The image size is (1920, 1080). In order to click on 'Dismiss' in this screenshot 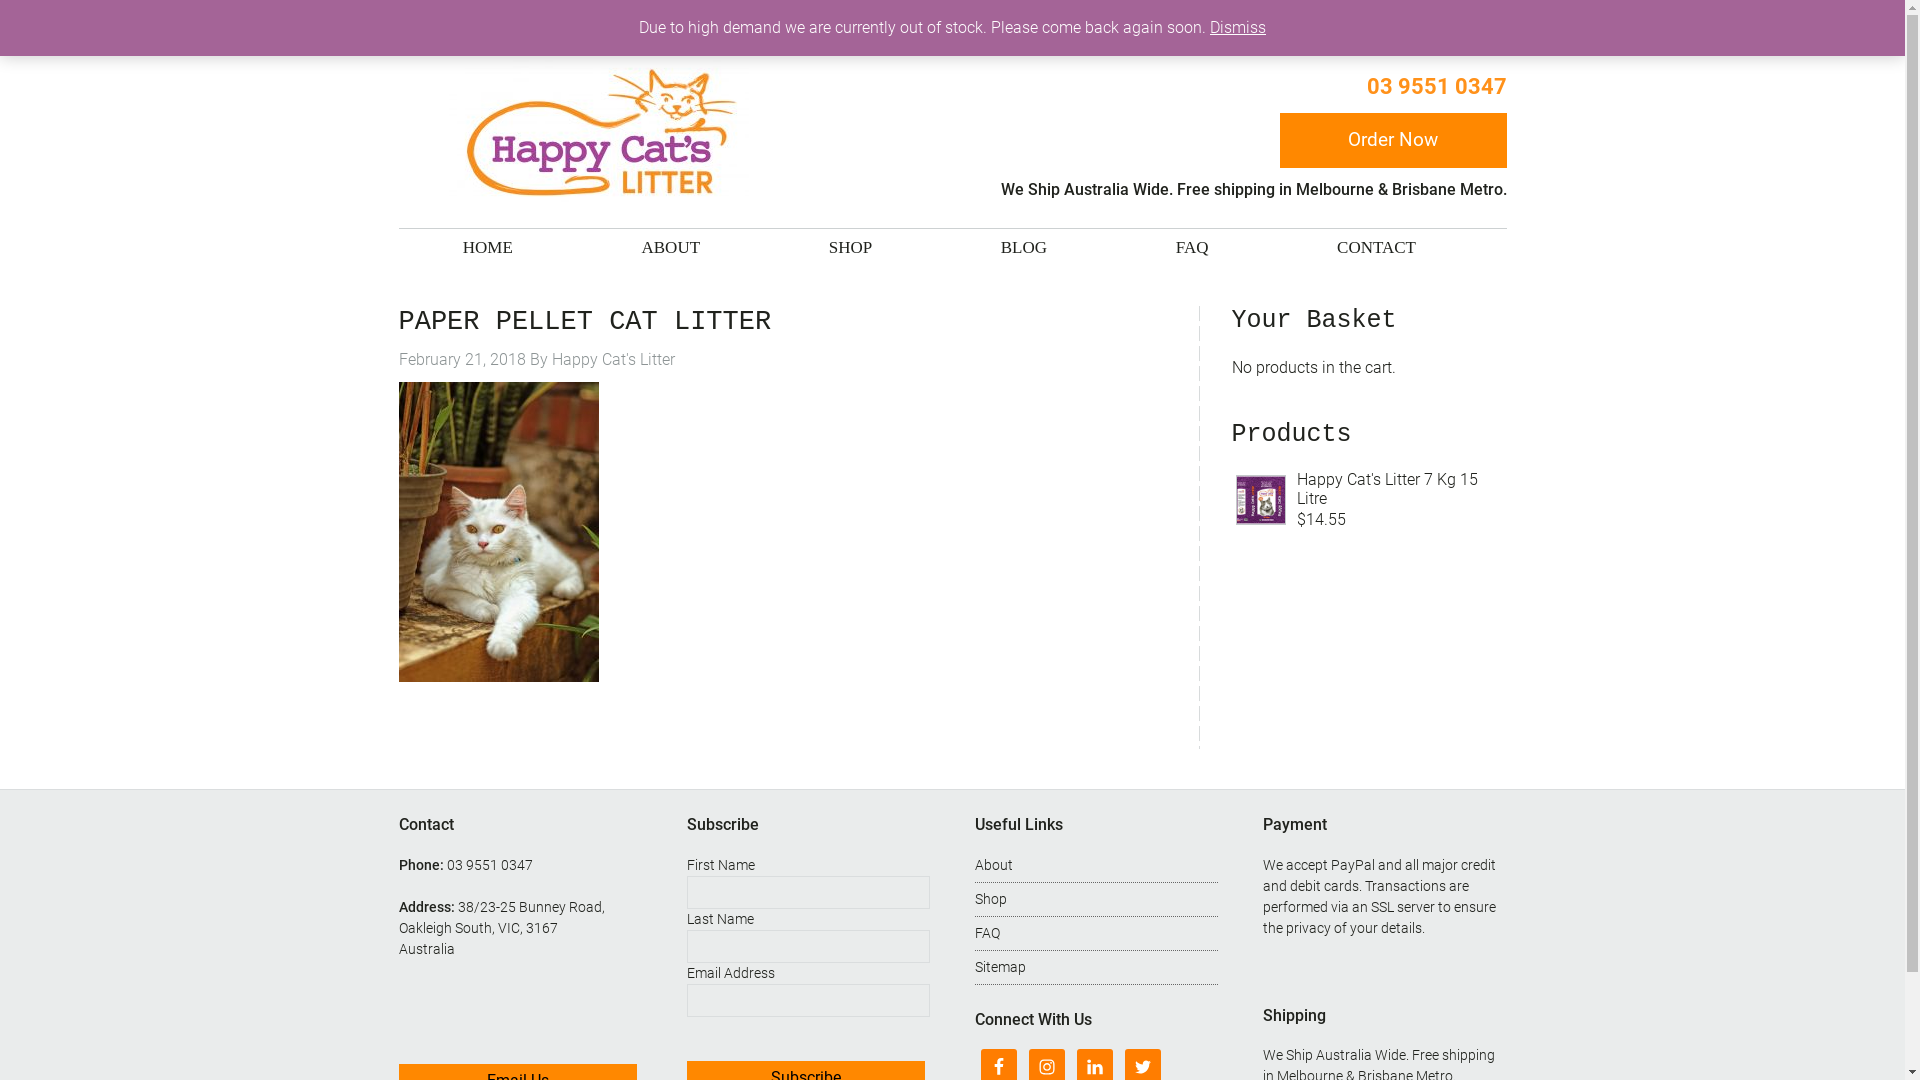, I will do `click(1237, 27)`.